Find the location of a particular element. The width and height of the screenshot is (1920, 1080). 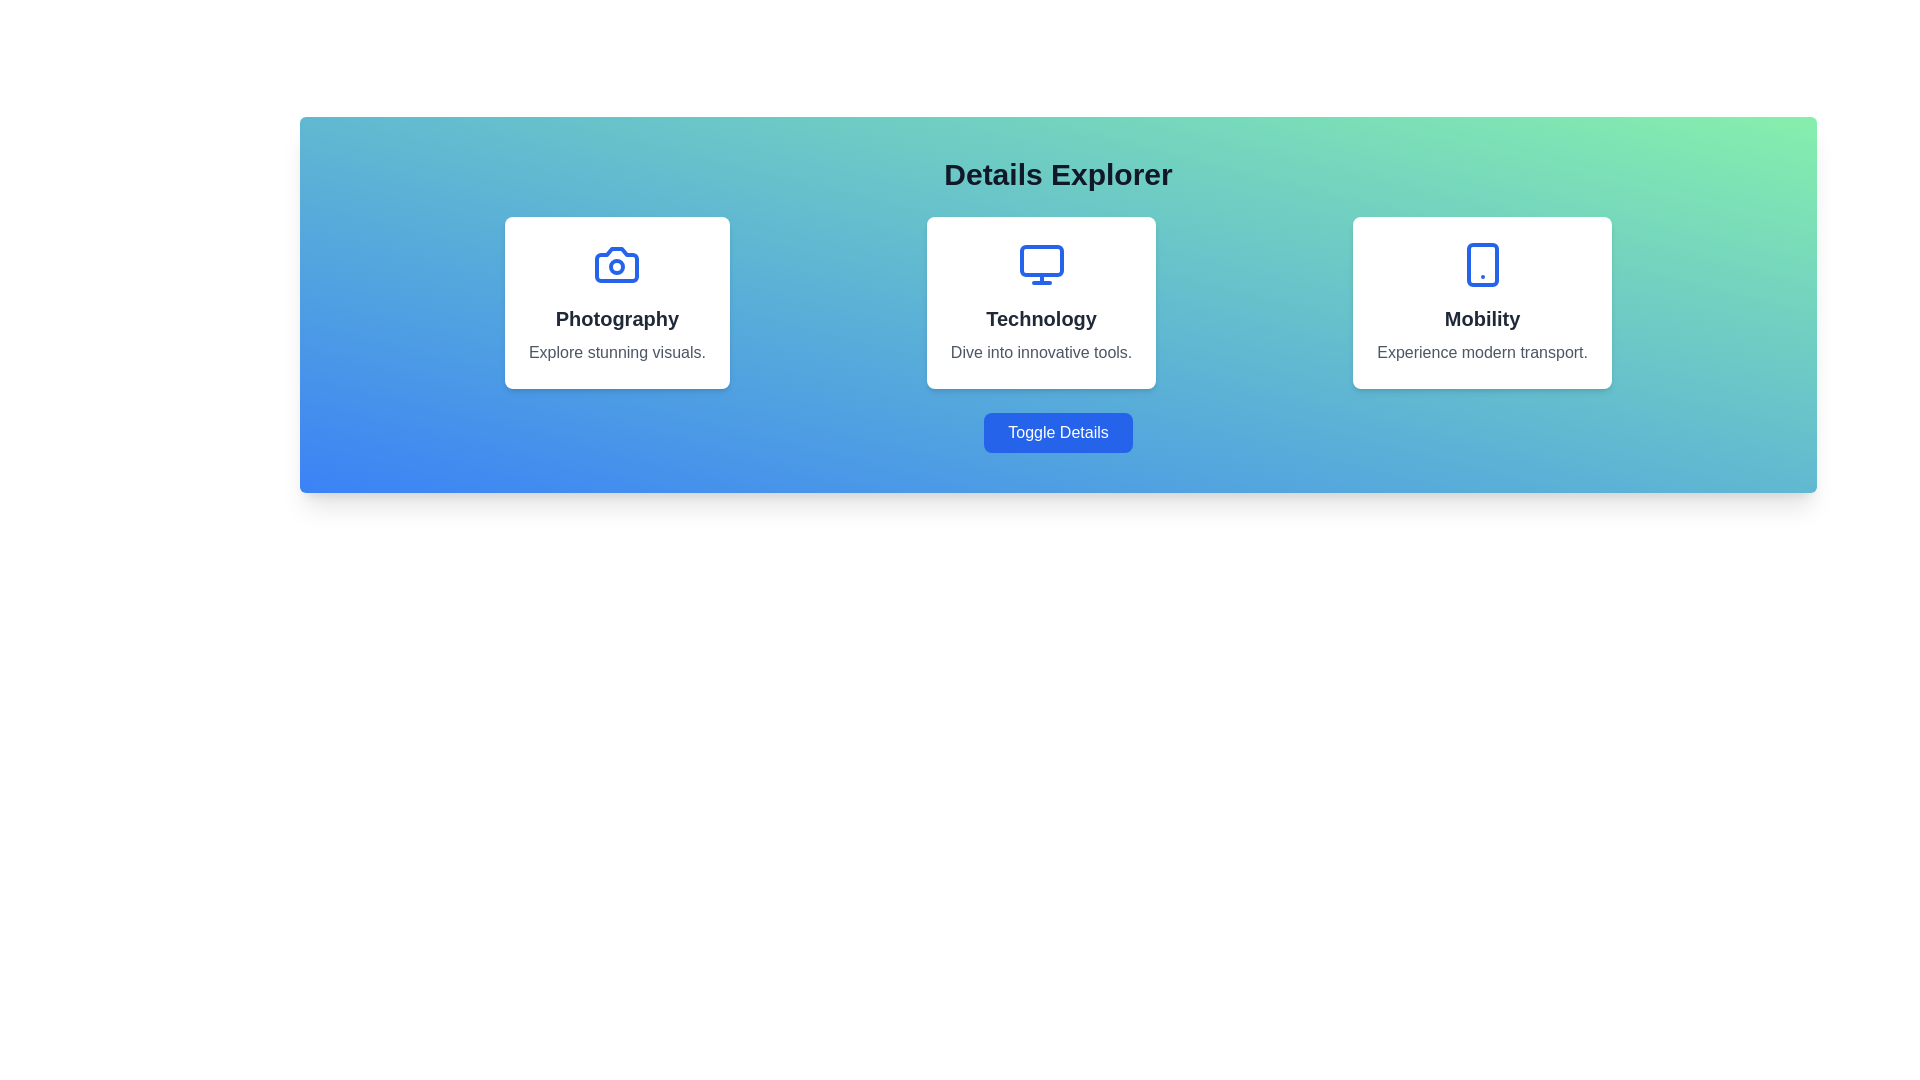

text label that serves as a title or header, positioned centrally above the three cards labeled 'Photography,' 'Technology,' and 'Mobility.' is located at coordinates (1057, 173).